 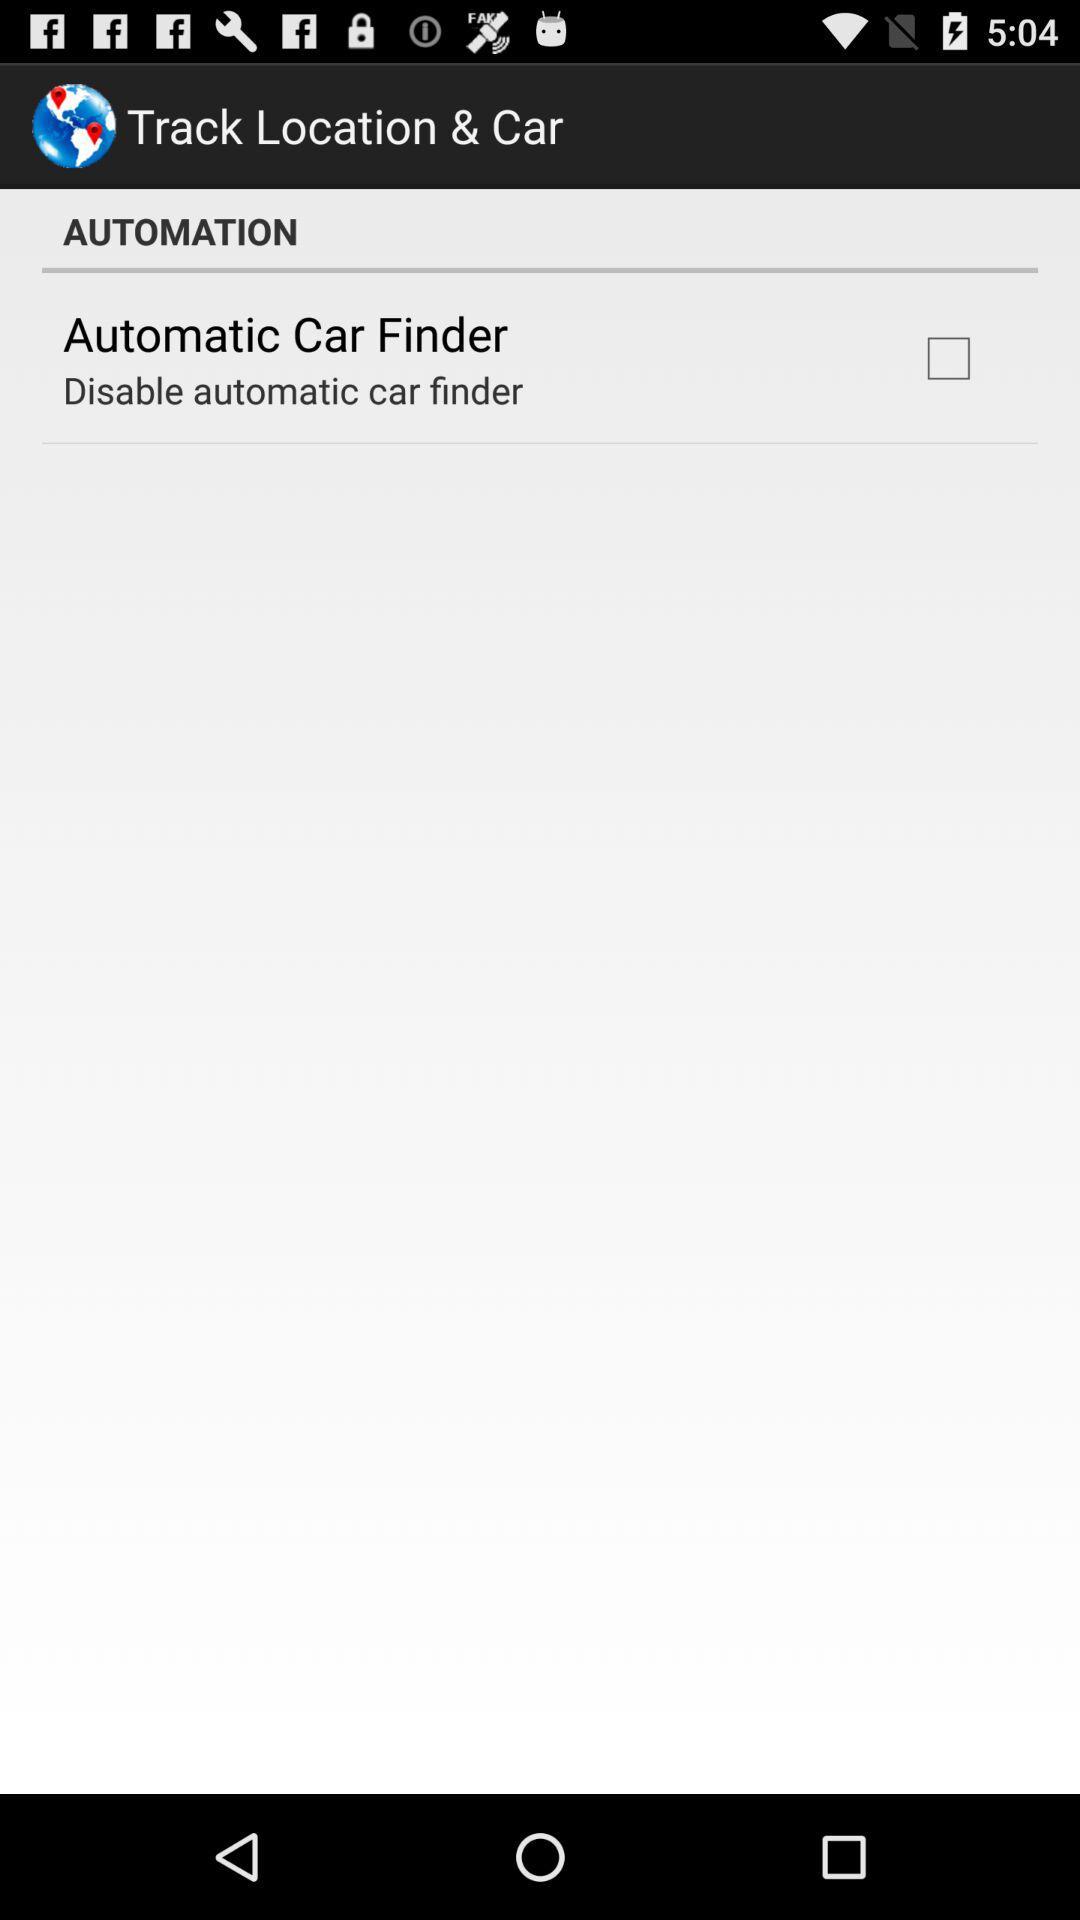 What do you see at coordinates (947, 358) in the screenshot?
I see `the item to the right of the disable automatic car` at bounding box center [947, 358].